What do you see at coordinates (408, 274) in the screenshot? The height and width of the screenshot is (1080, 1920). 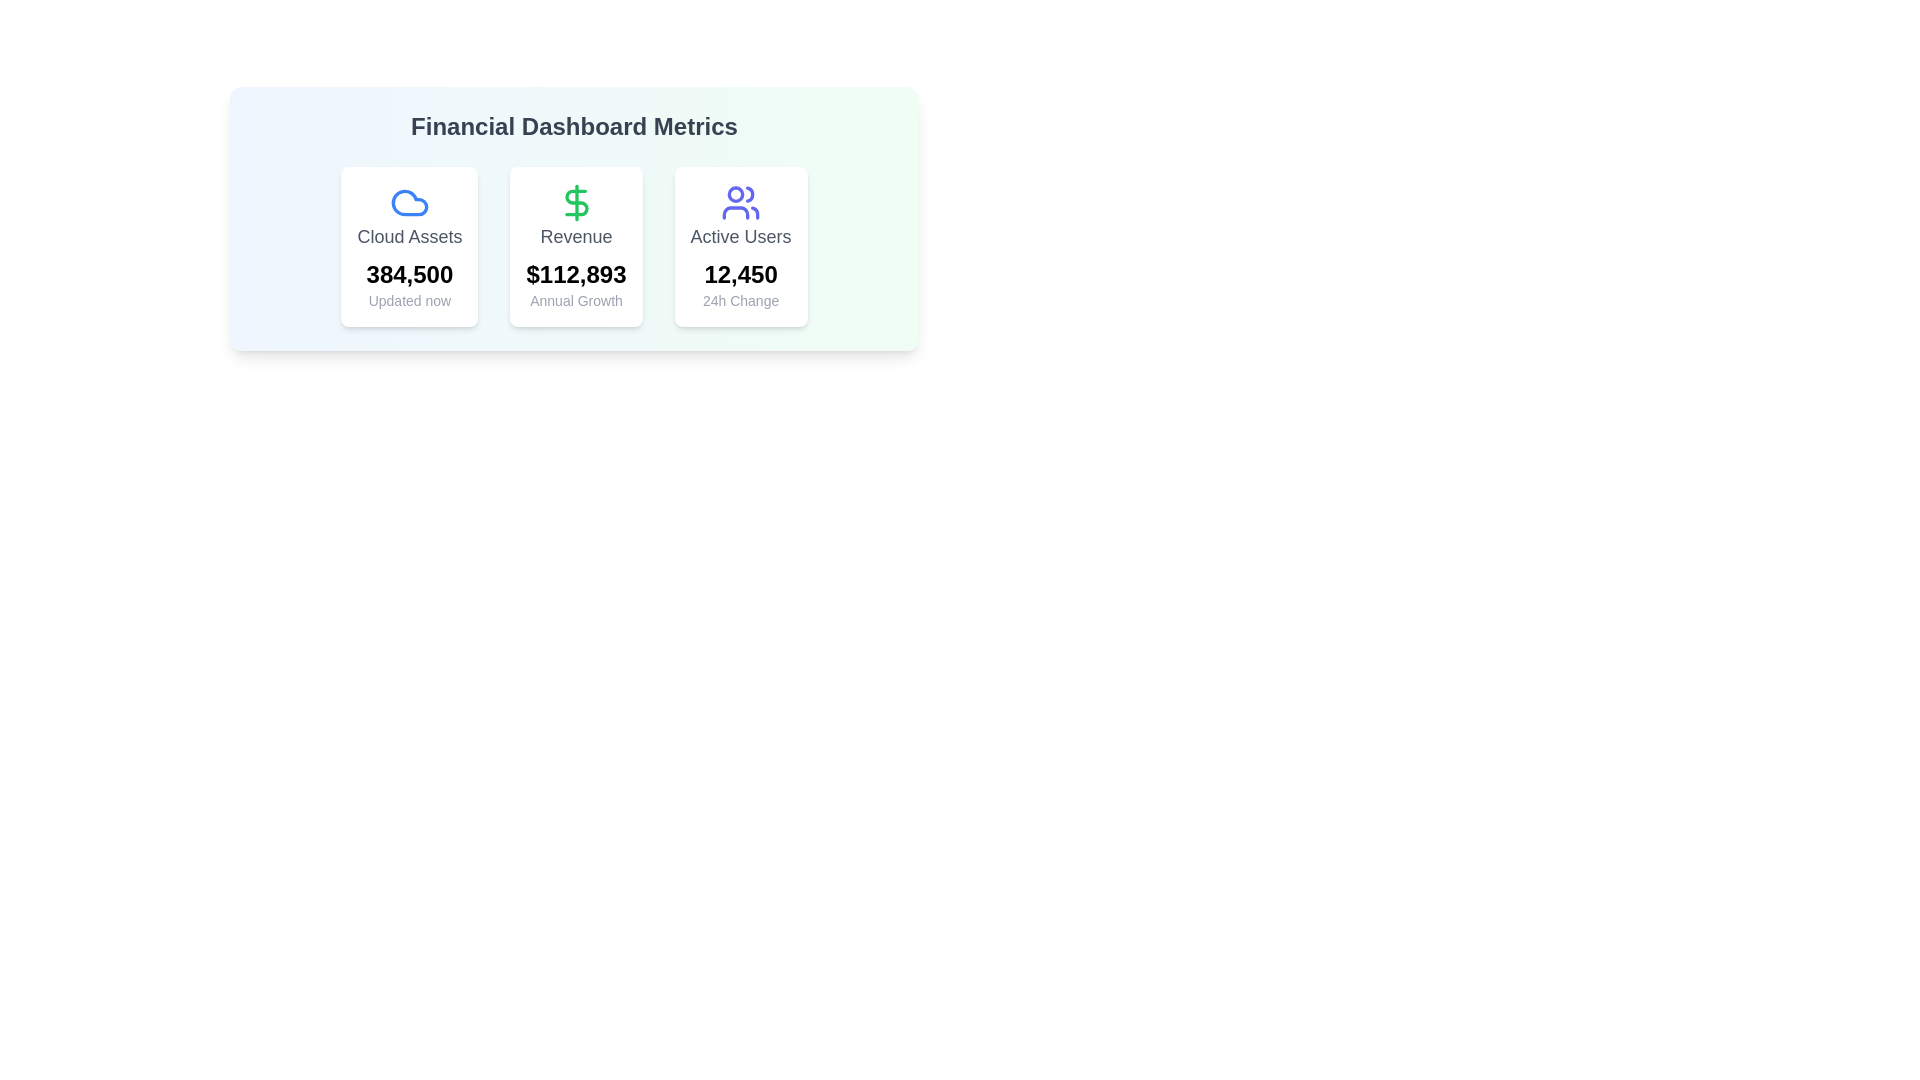 I see `numeric value displayed in the bold text label '384,500', which is located below the 'Cloud Assets' label and above the caption 'Updated now' within the first card of the dashboard` at bounding box center [408, 274].